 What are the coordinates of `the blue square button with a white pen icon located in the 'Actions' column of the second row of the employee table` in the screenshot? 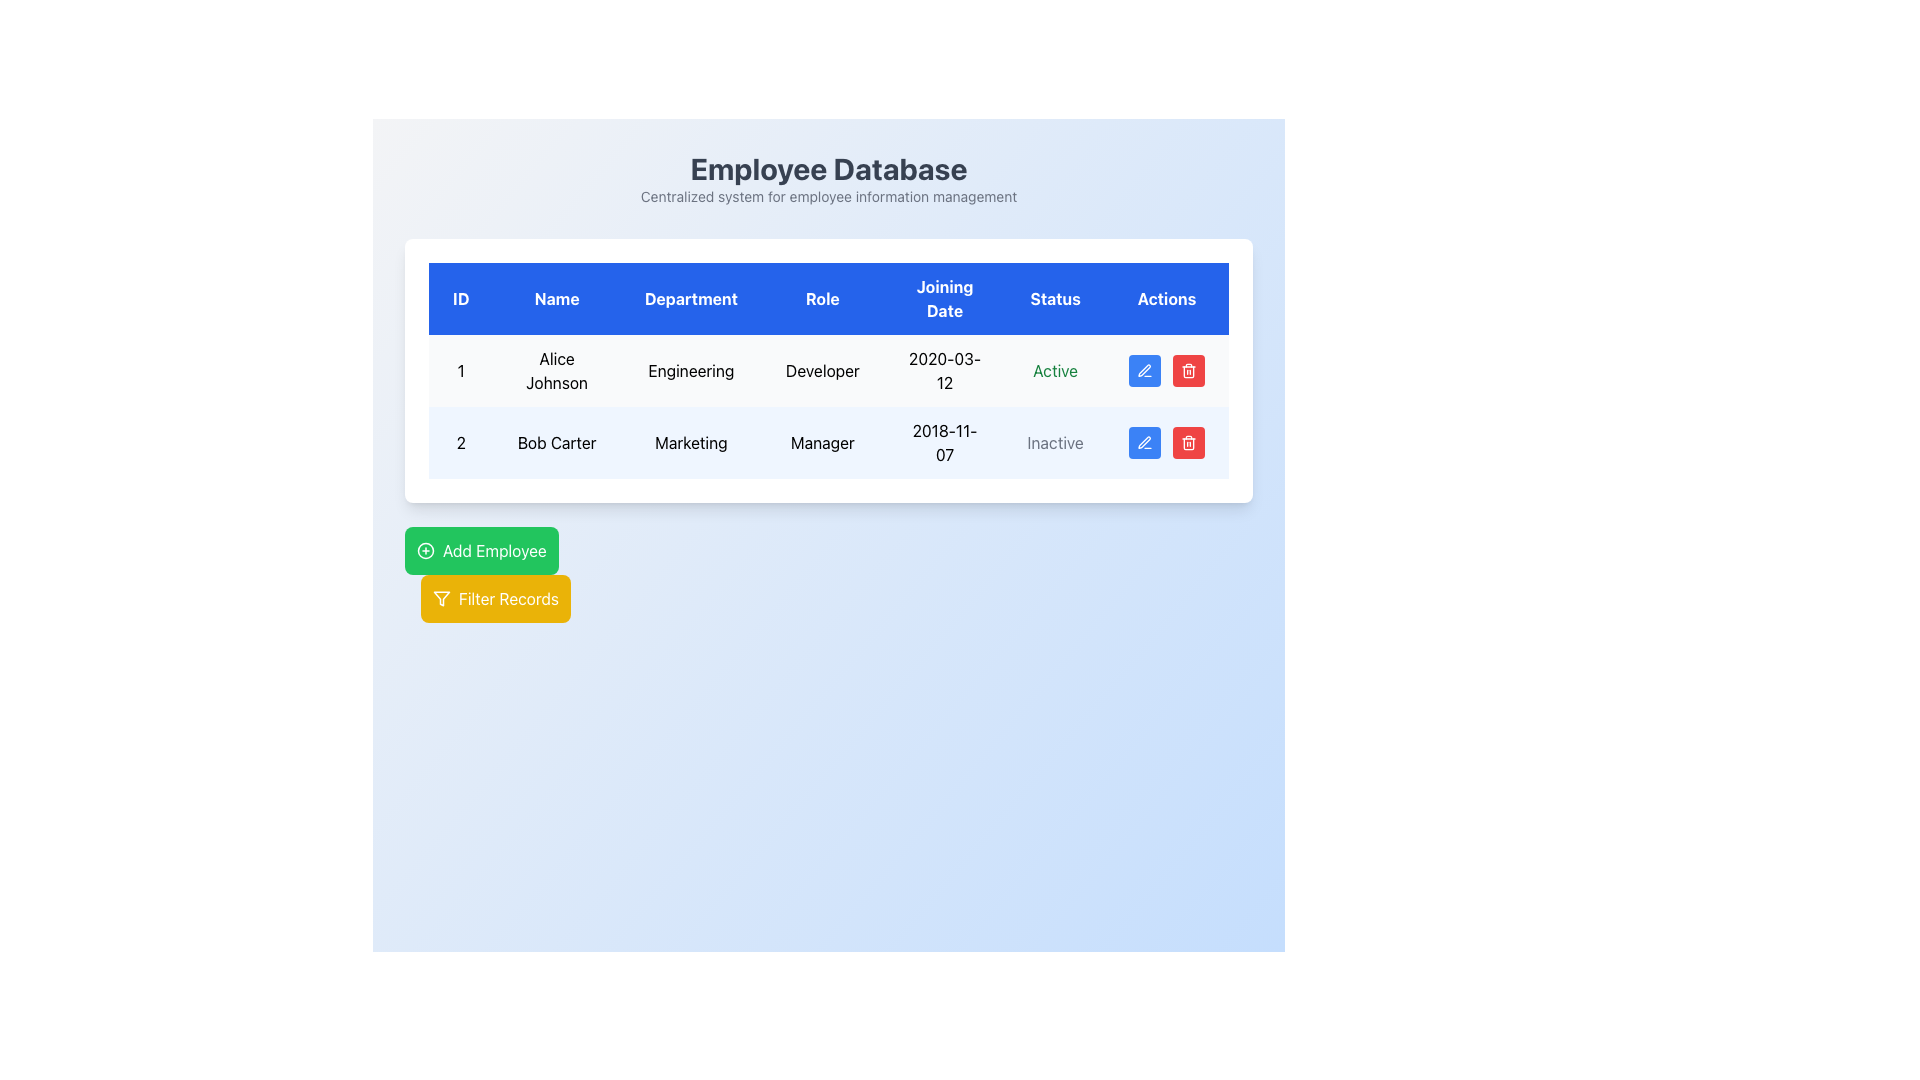 It's located at (1144, 442).